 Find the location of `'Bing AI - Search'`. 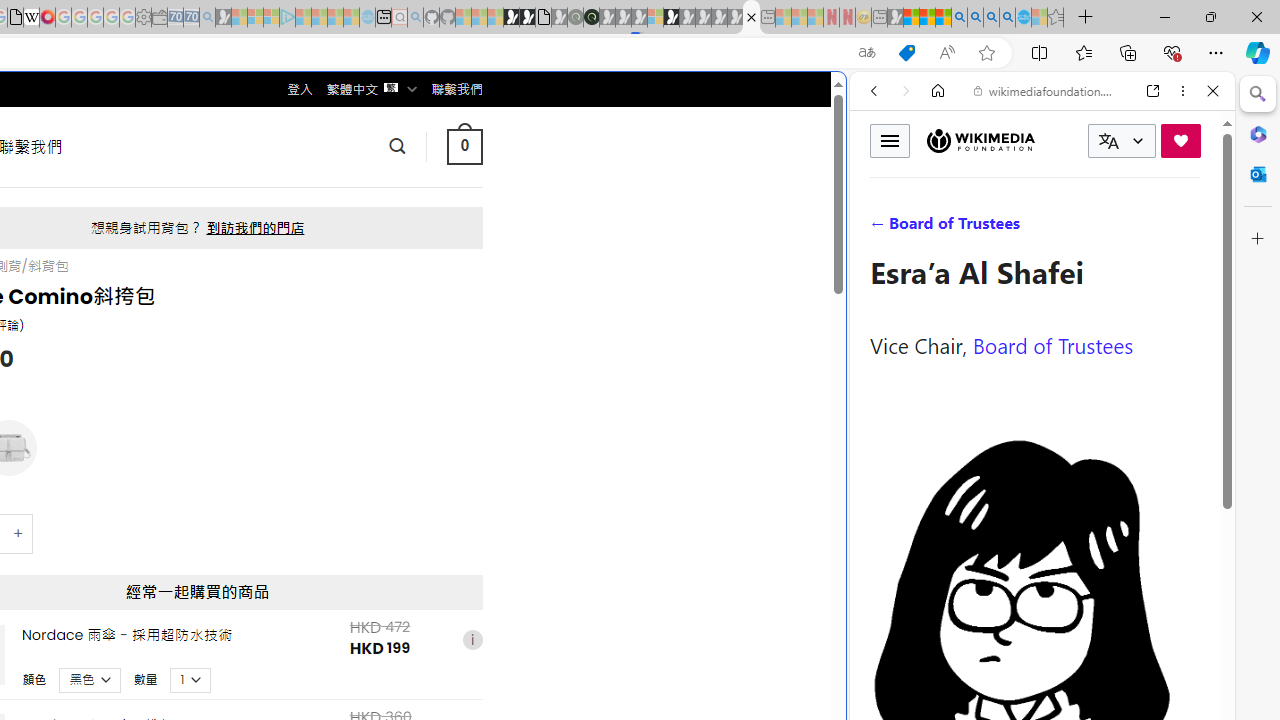

'Bing AI - Search' is located at coordinates (958, 17).